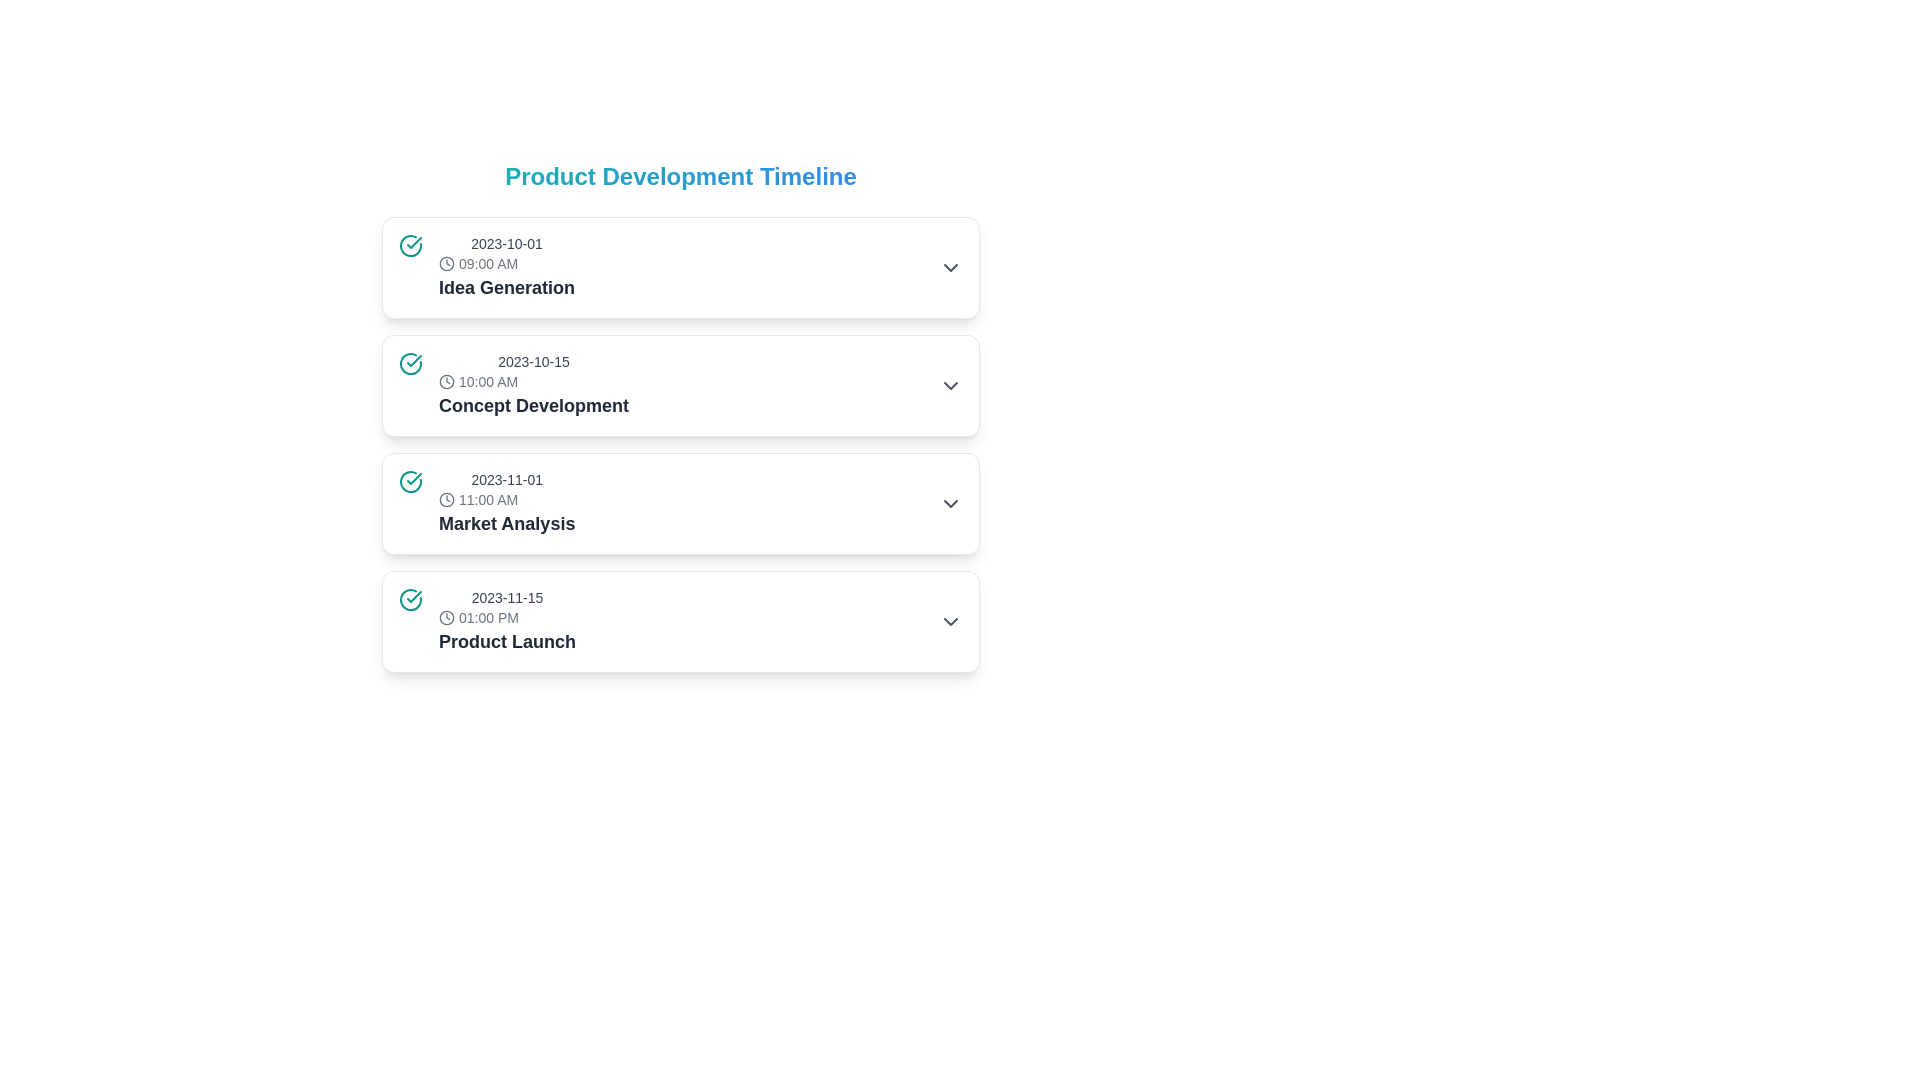  What do you see at coordinates (949, 266) in the screenshot?
I see `the chevron icon located at the far right of the topmost card labeled '2023-10-01 09:00 AM Idea Generation' in the 'Product Development Timeline' list to toggle information visibility` at bounding box center [949, 266].